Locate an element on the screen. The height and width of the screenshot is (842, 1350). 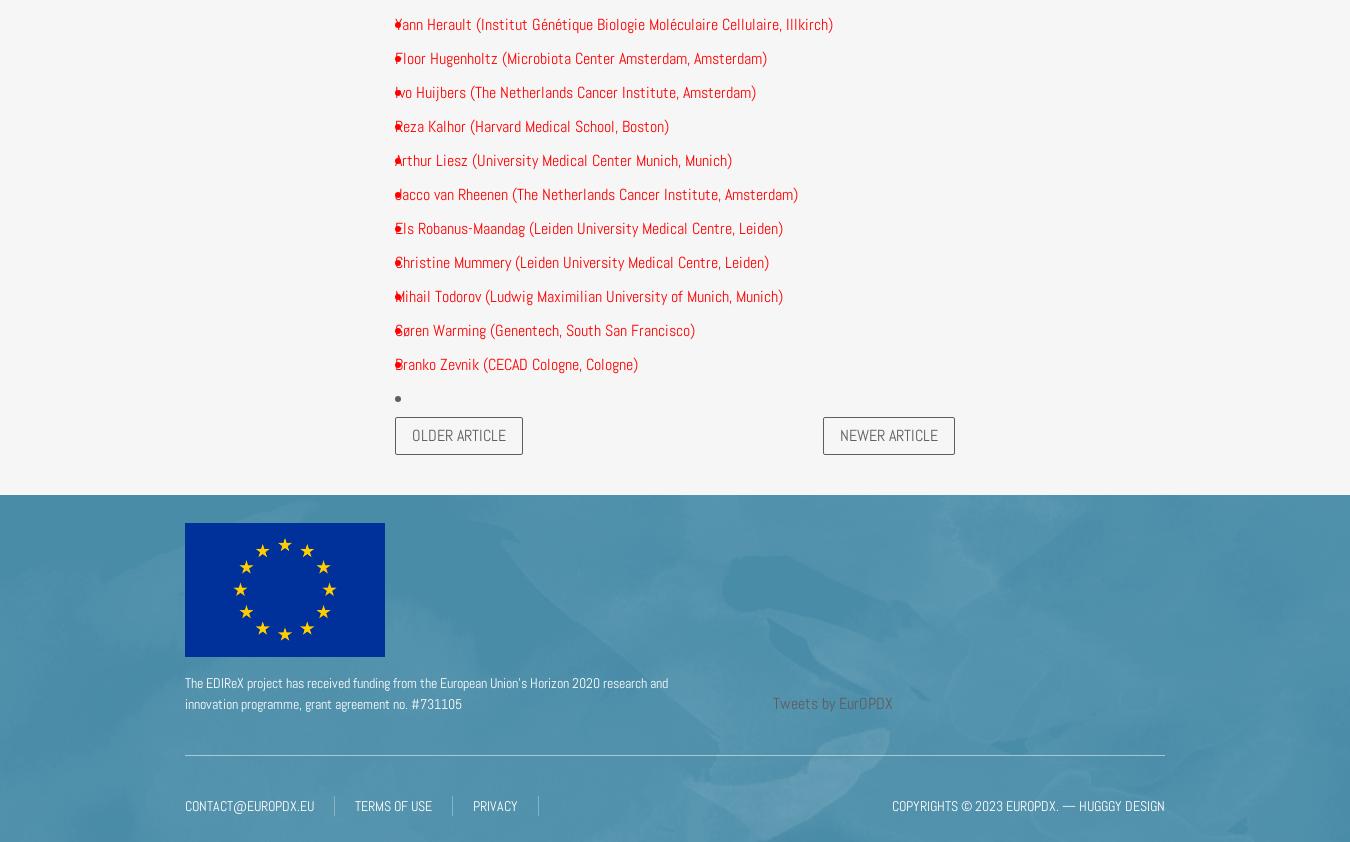
'Floor Hugenholtz (Microbiota Center Amsterdam, Amsterdam)' is located at coordinates (581, 56).